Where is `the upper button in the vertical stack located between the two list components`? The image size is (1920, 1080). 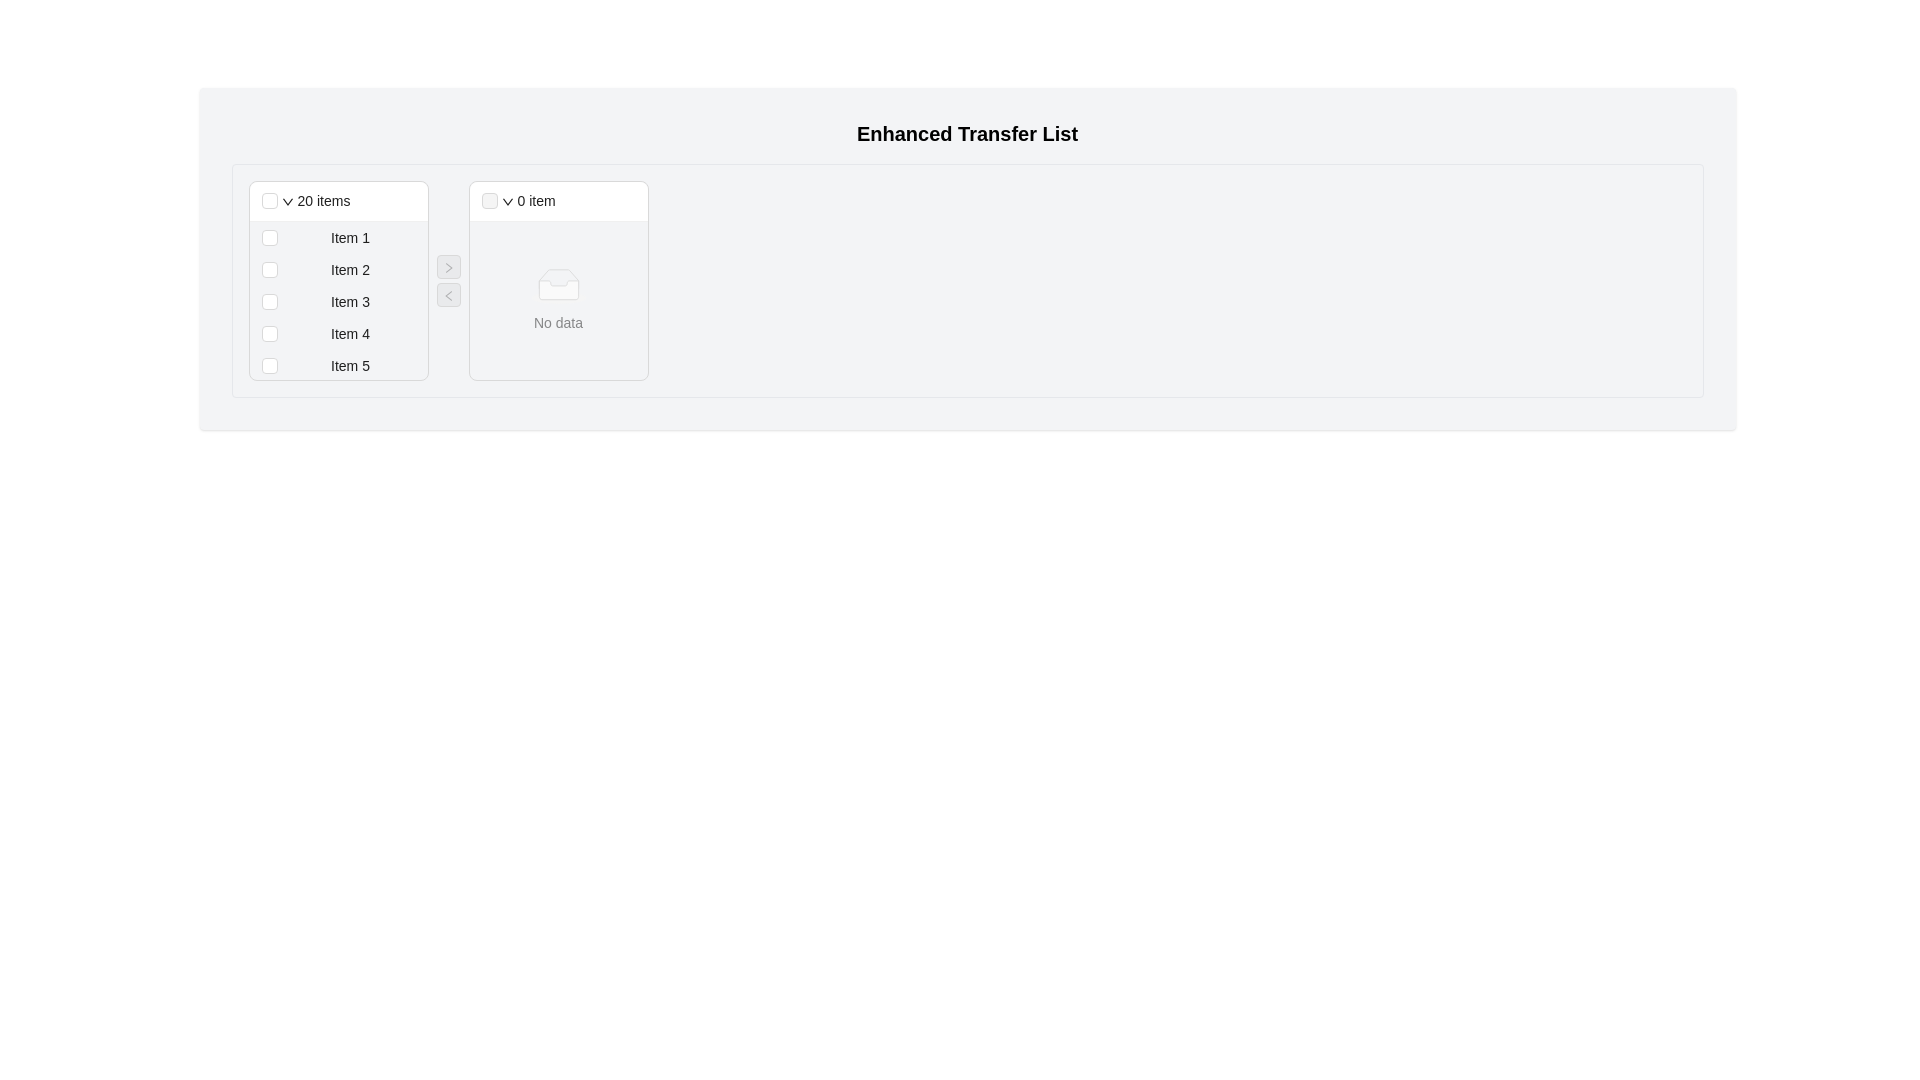 the upper button in the vertical stack located between the two list components is located at coordinates (447, 265).